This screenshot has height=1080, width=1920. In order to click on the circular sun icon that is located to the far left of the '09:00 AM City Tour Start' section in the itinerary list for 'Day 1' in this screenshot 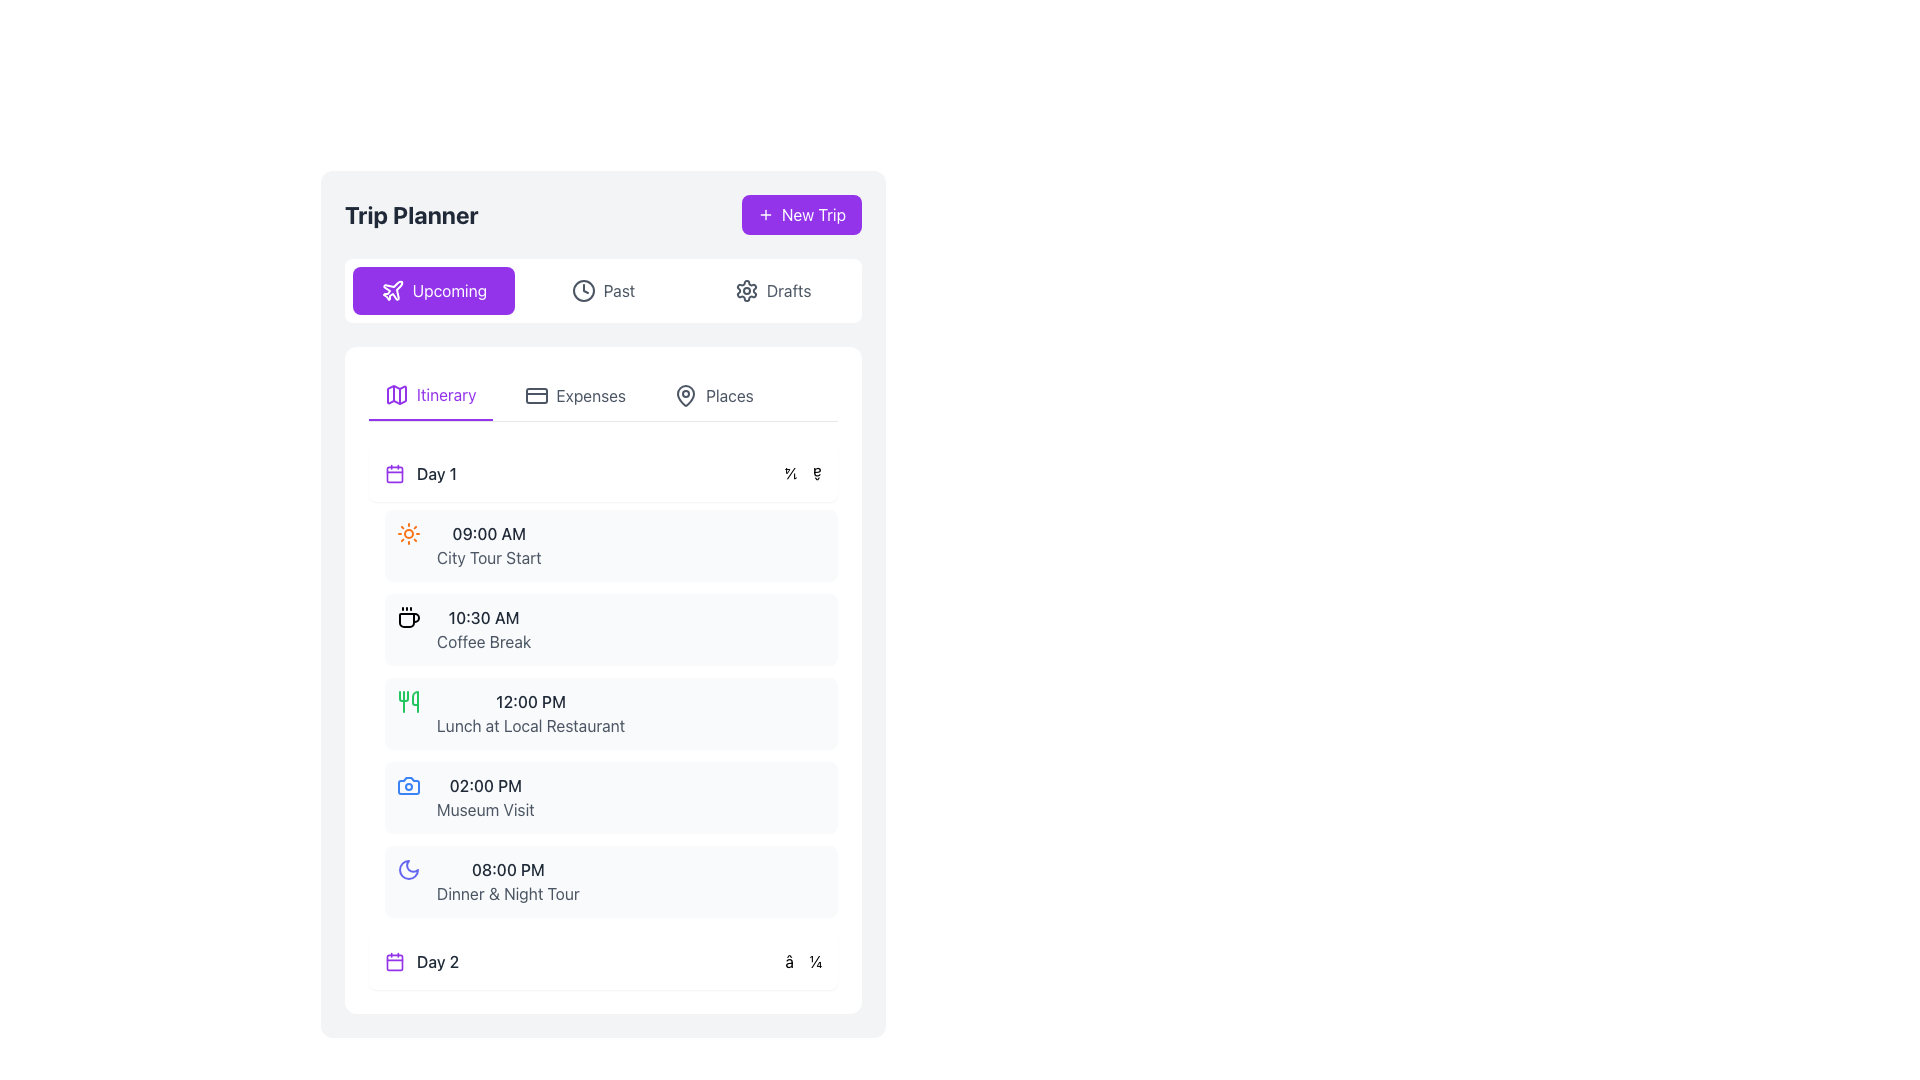, I will do `click(407, 532)`.